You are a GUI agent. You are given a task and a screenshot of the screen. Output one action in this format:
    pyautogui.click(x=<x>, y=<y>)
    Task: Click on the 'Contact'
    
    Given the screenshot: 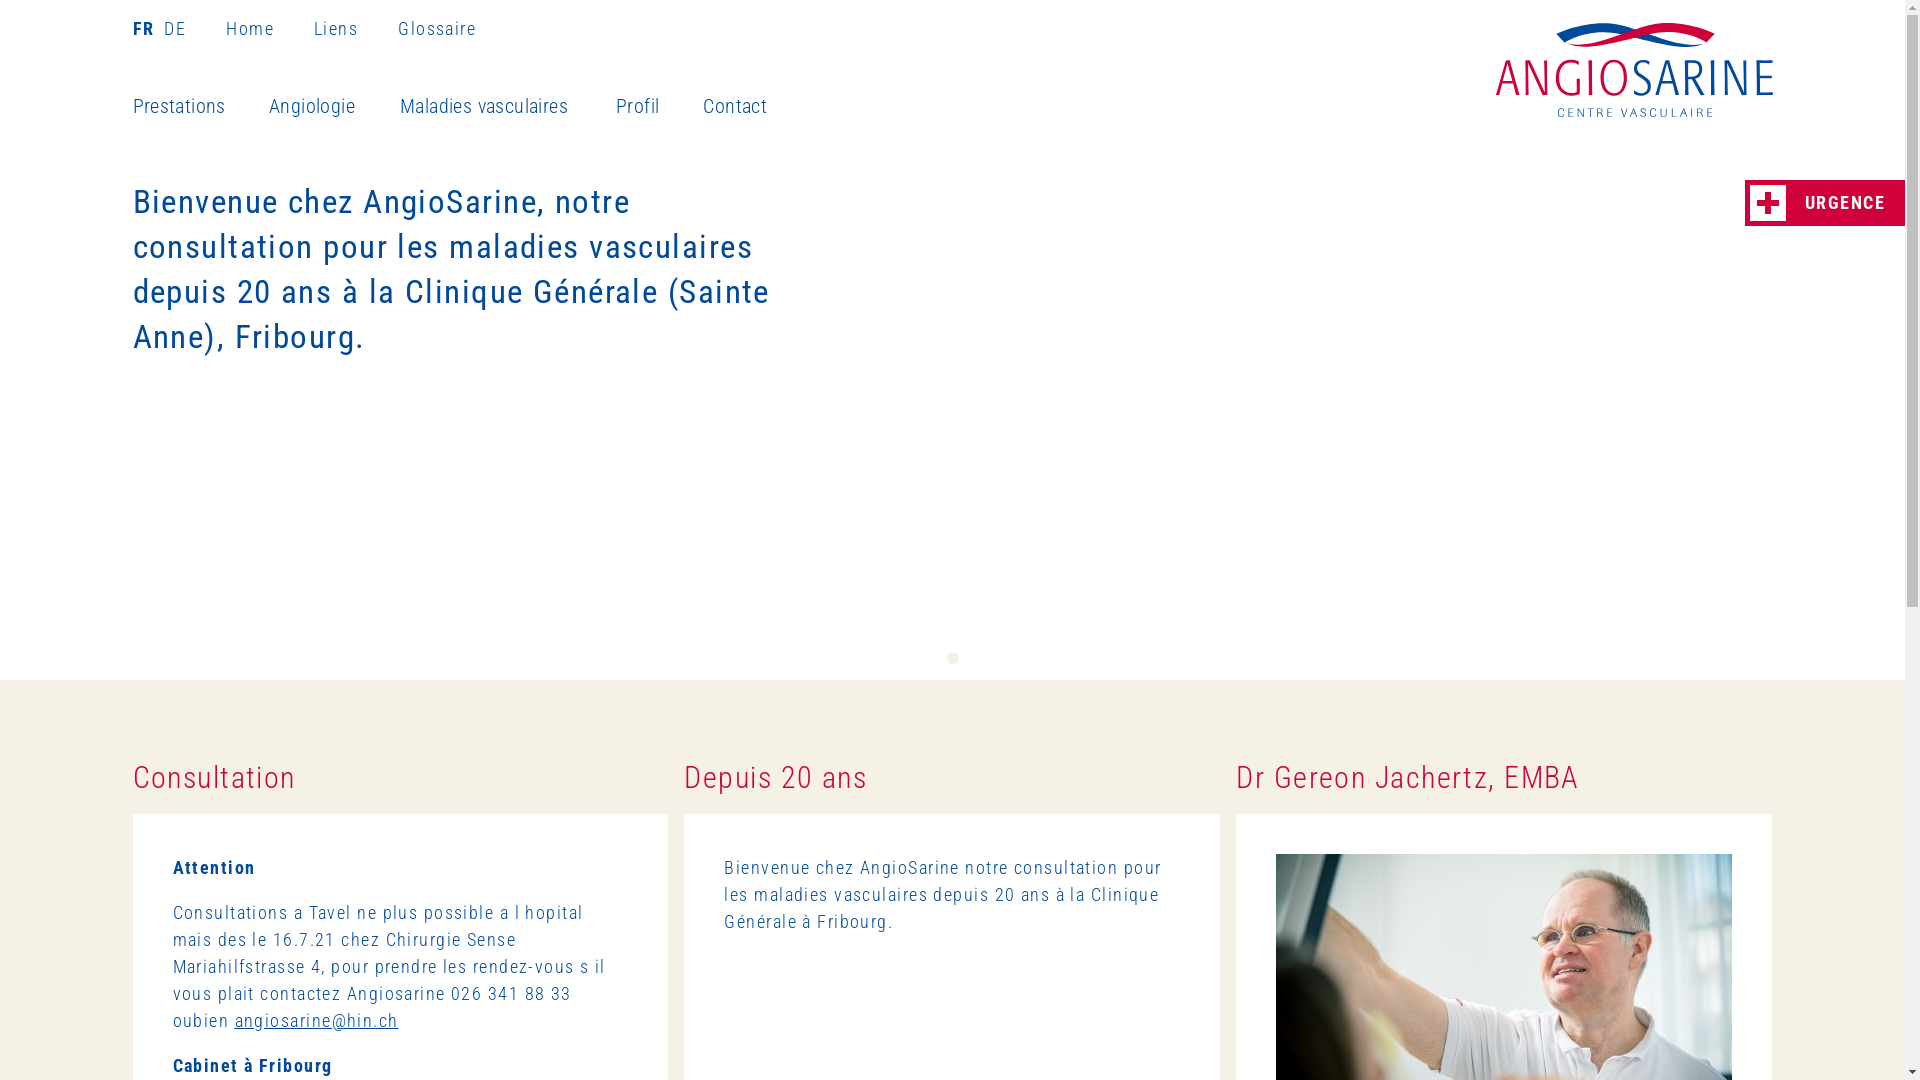 What is the action you would take?
    pyautogui.click(x=753, y=107)
    